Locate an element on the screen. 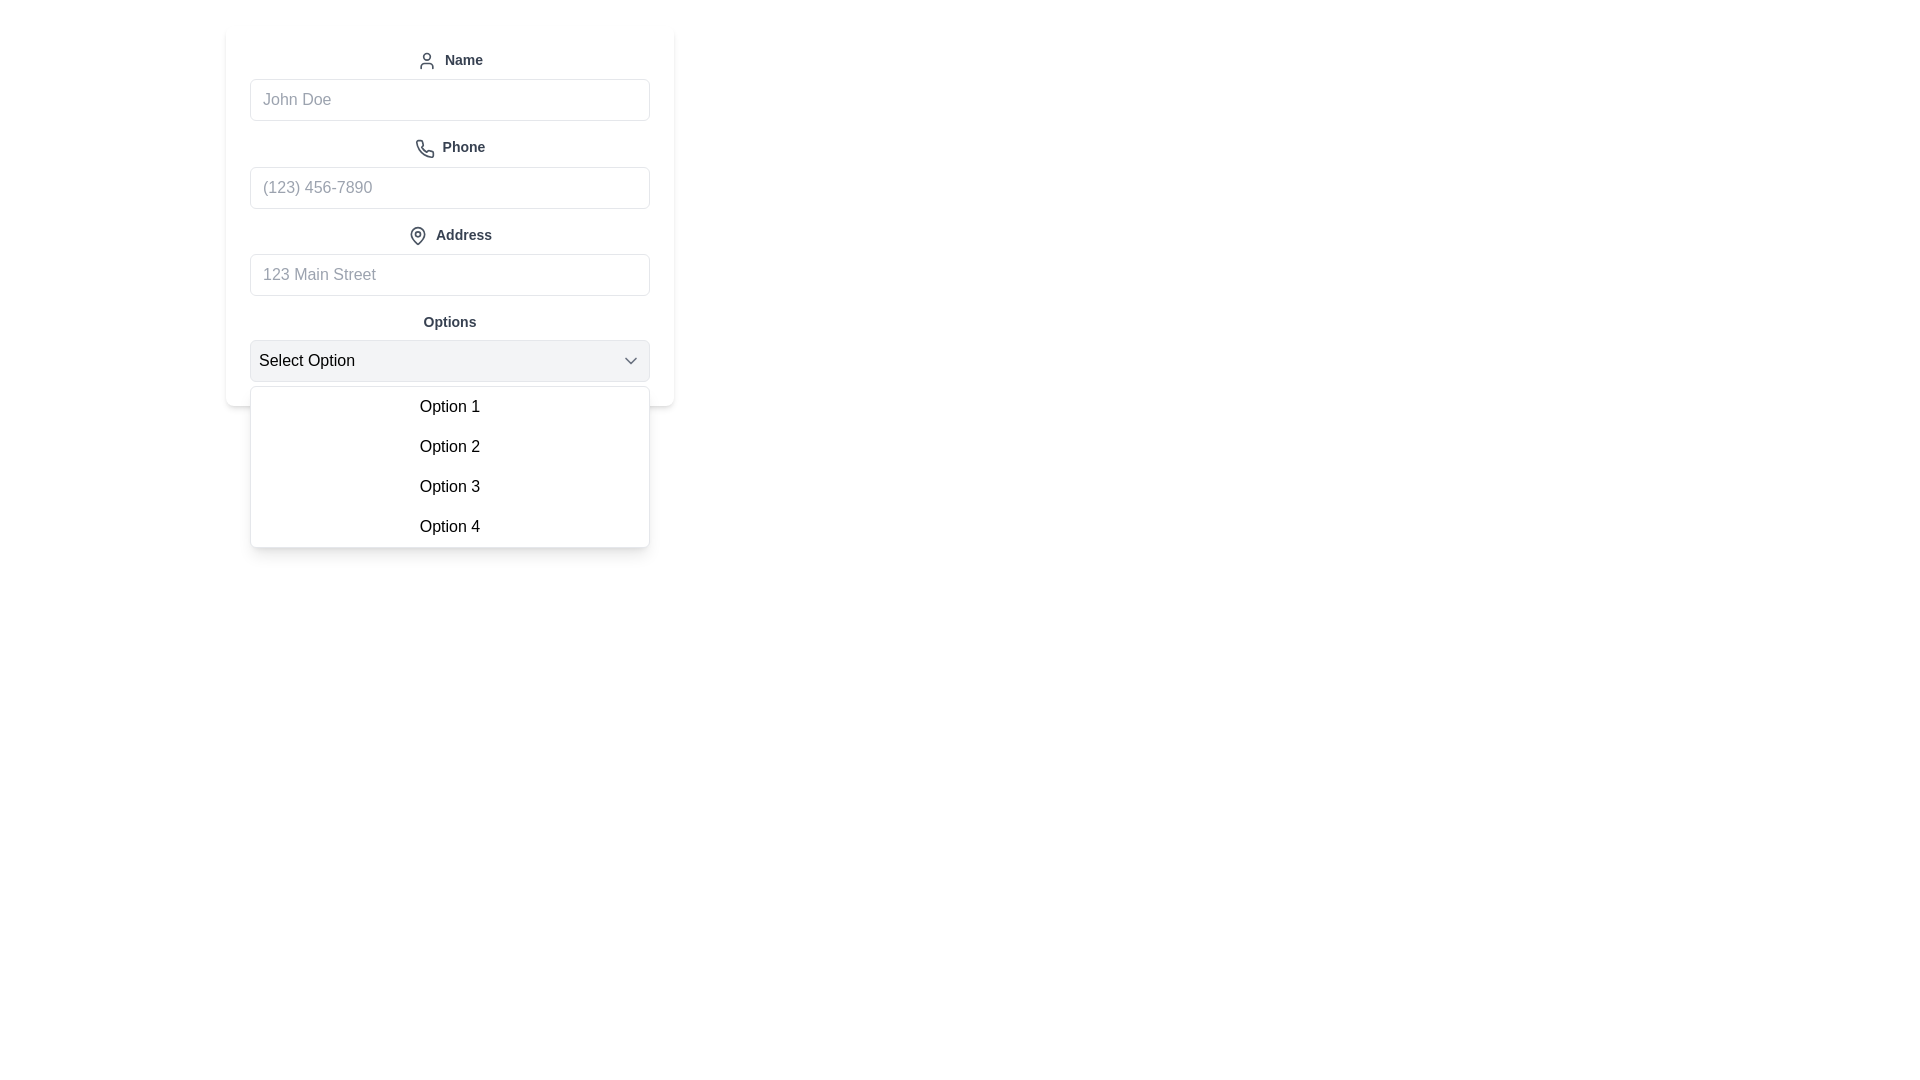 This screenshot has width=1920, height=1080. the user icon styled as an outline drawing of a circular head above a semi-circular torso, located to the left of the label 'Name' at the top of the form is located at coordinates (426, 60).